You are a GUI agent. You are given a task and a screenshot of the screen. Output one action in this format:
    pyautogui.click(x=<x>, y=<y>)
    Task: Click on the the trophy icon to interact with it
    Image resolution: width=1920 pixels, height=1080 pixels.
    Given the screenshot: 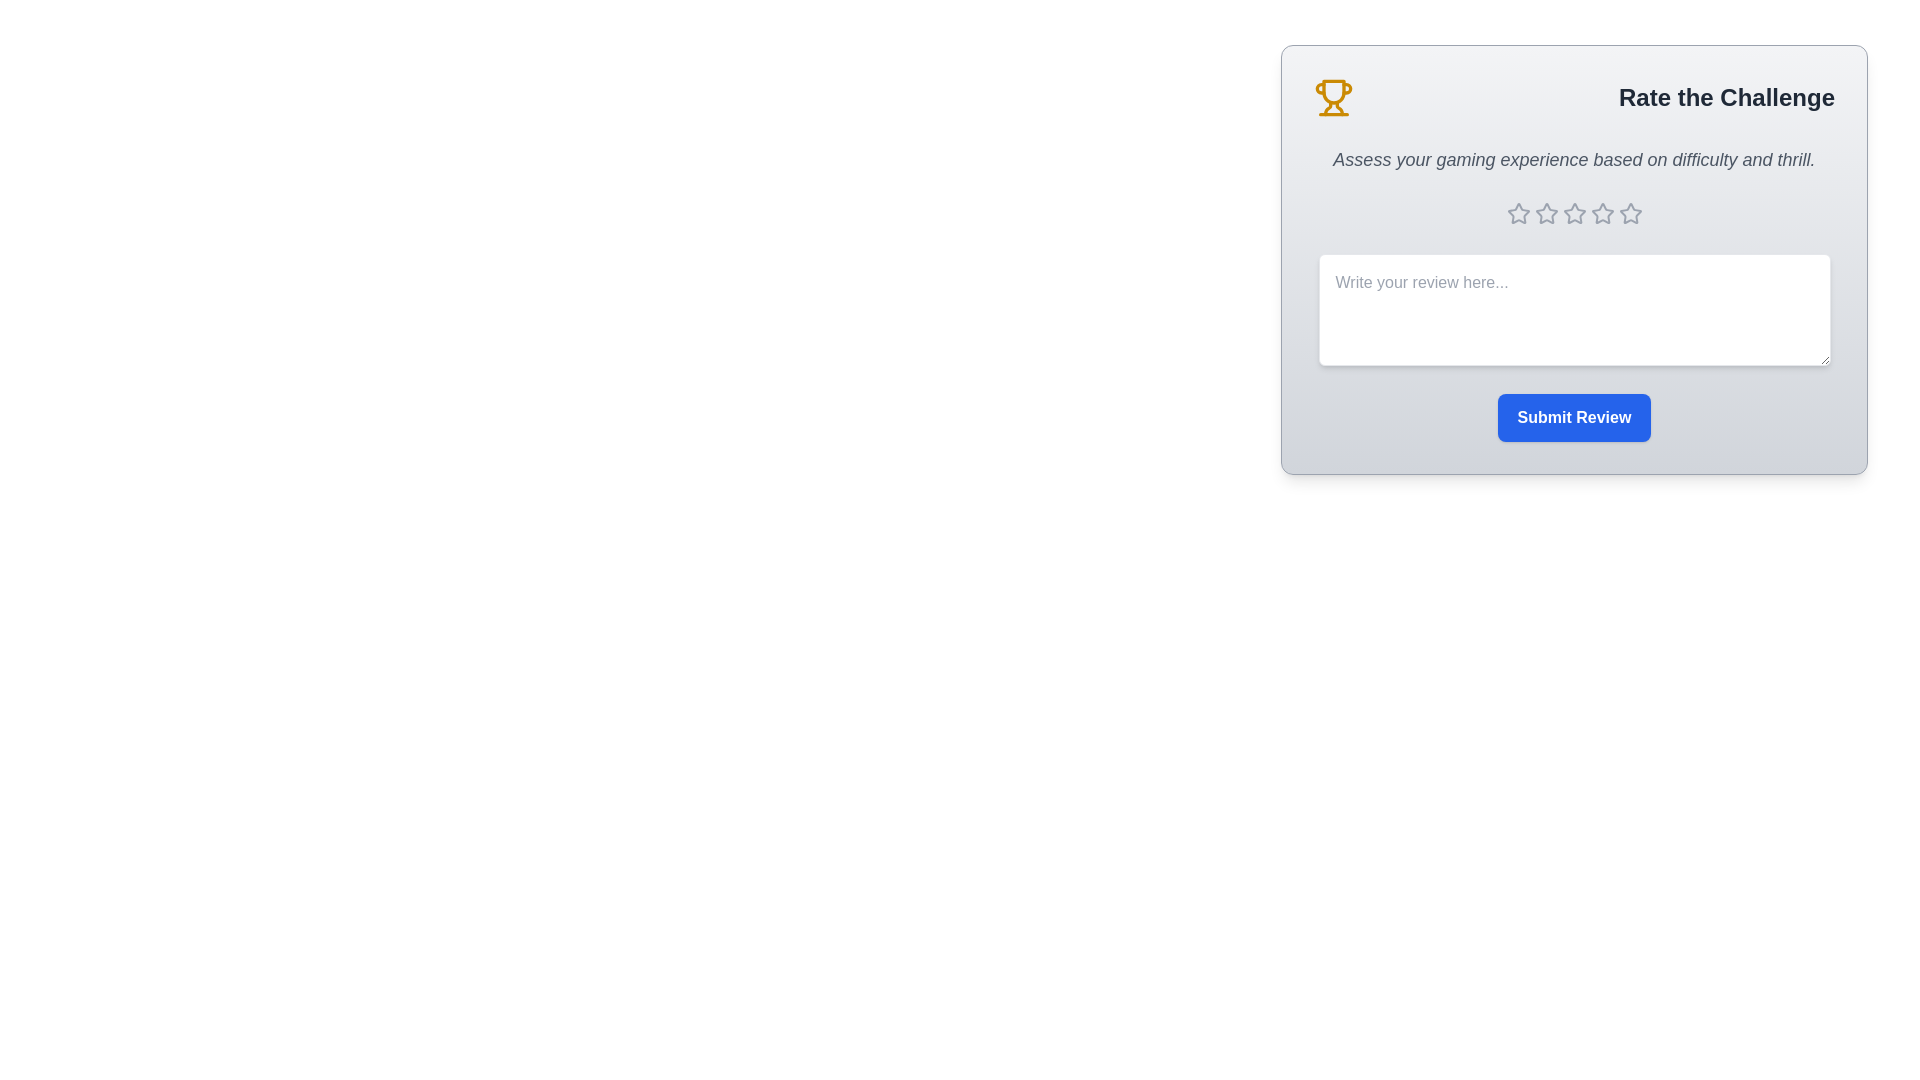 What is the action you would take?
    pyautogui.click(x=1334, y=97)
    